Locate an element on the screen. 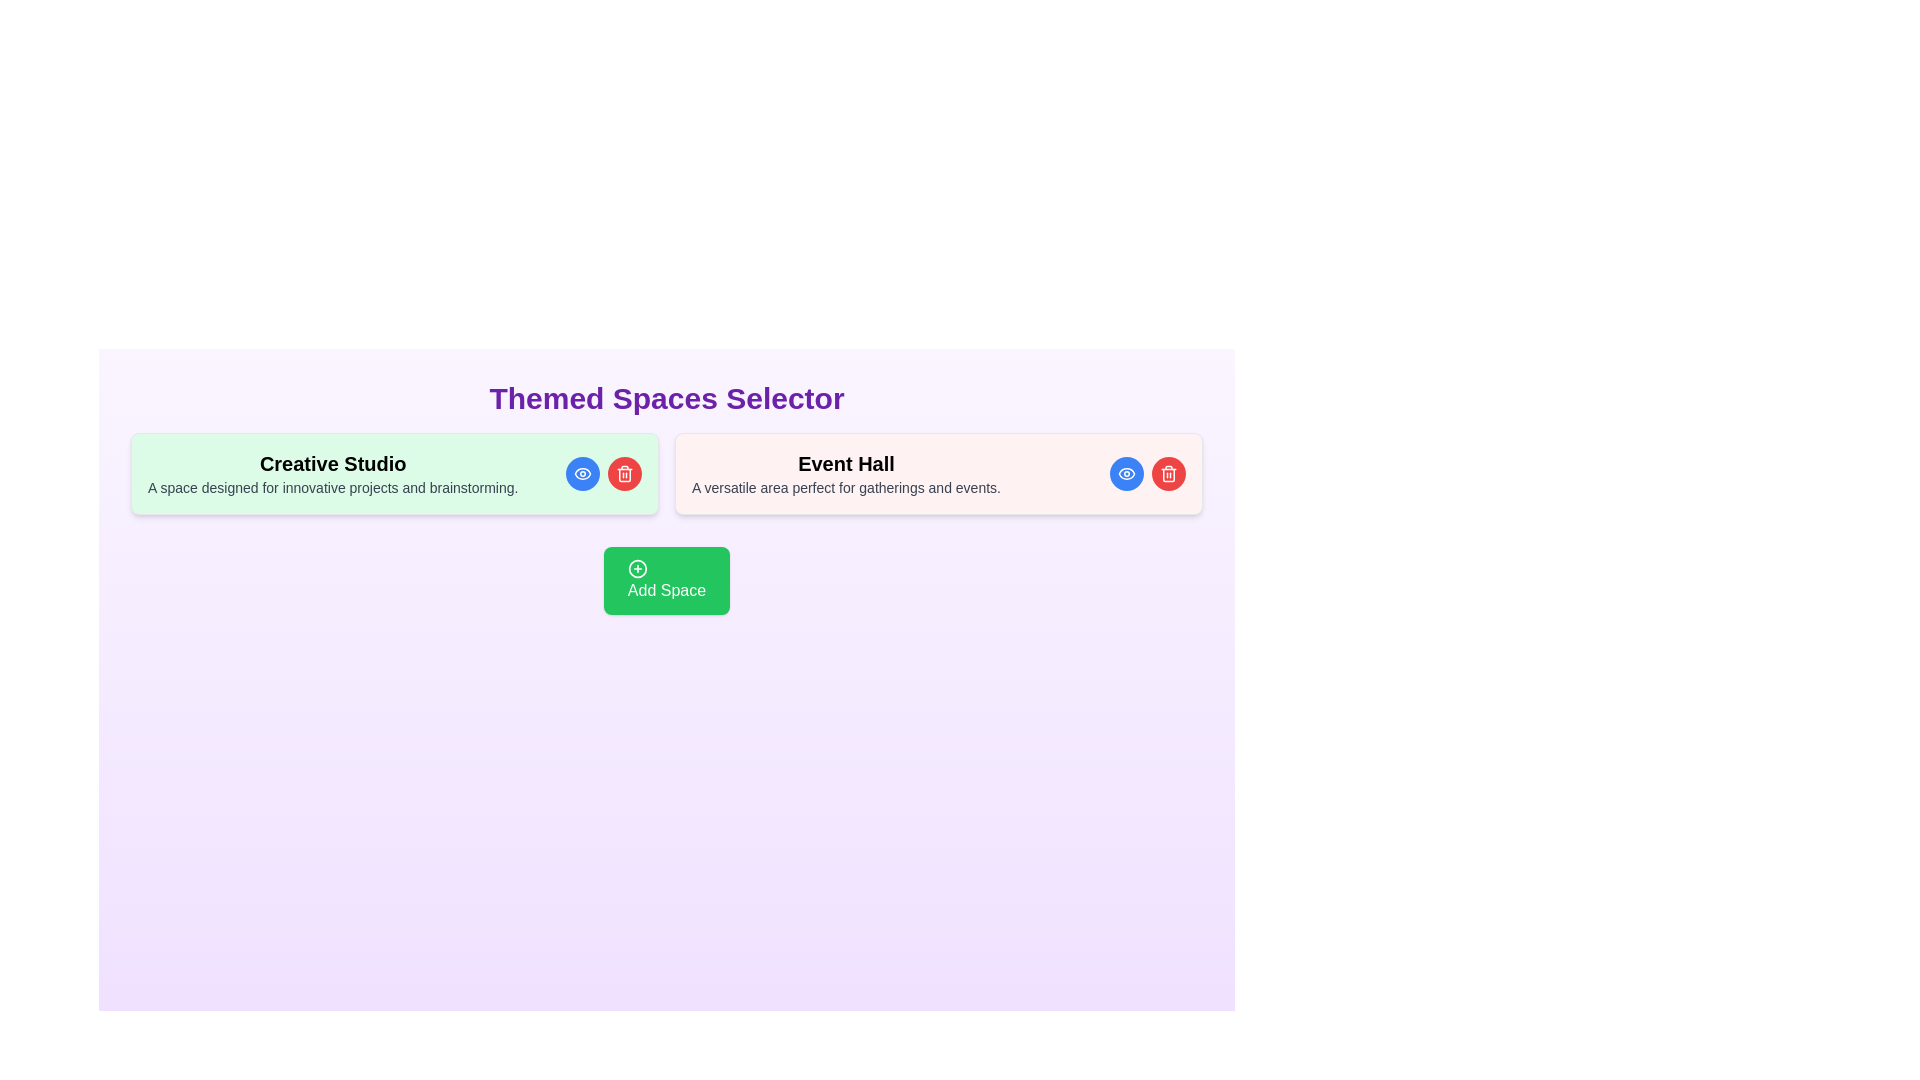  information displayed in the 'Event Hall' description box, which is the second textual display element in the list, located to the right of 'Creative Studio' is located at coordinates (846, 474).